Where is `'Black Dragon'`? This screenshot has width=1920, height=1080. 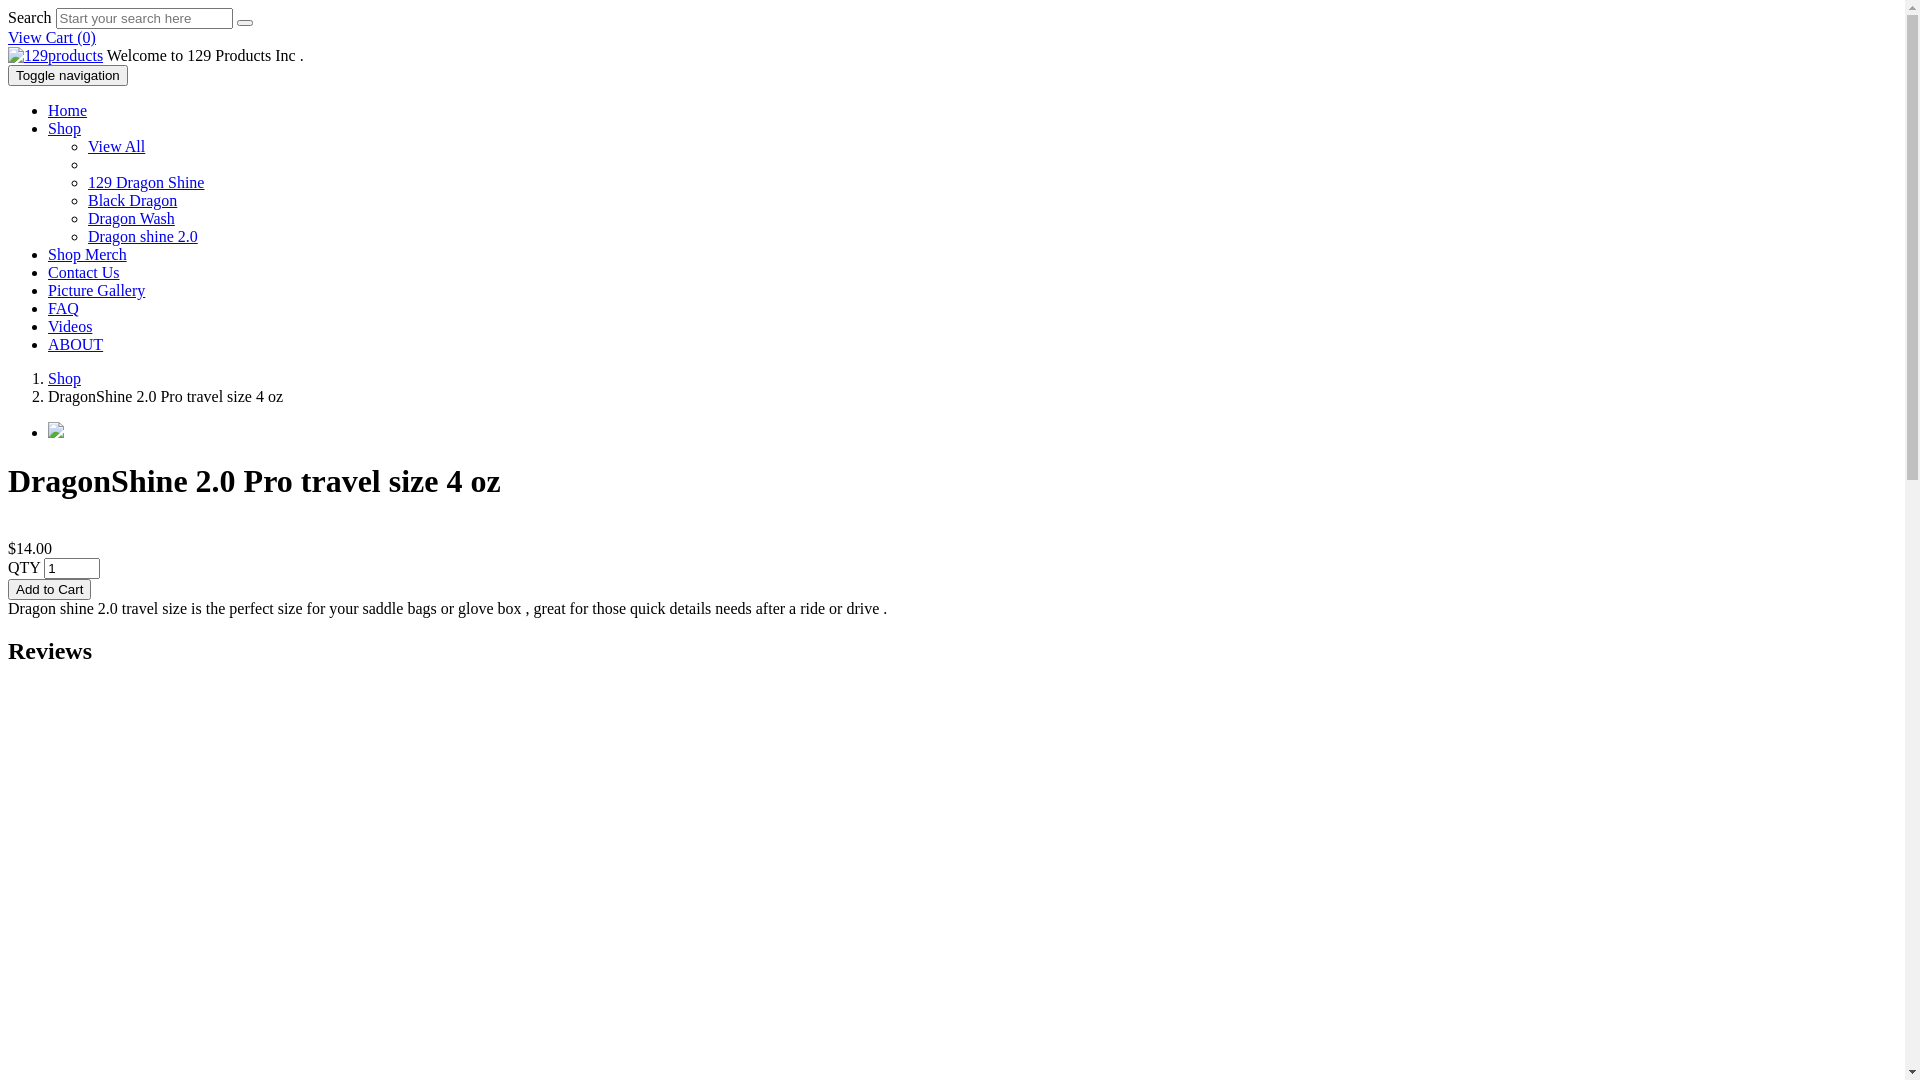 'Black Dragon' is located at coordinates (131, 200).